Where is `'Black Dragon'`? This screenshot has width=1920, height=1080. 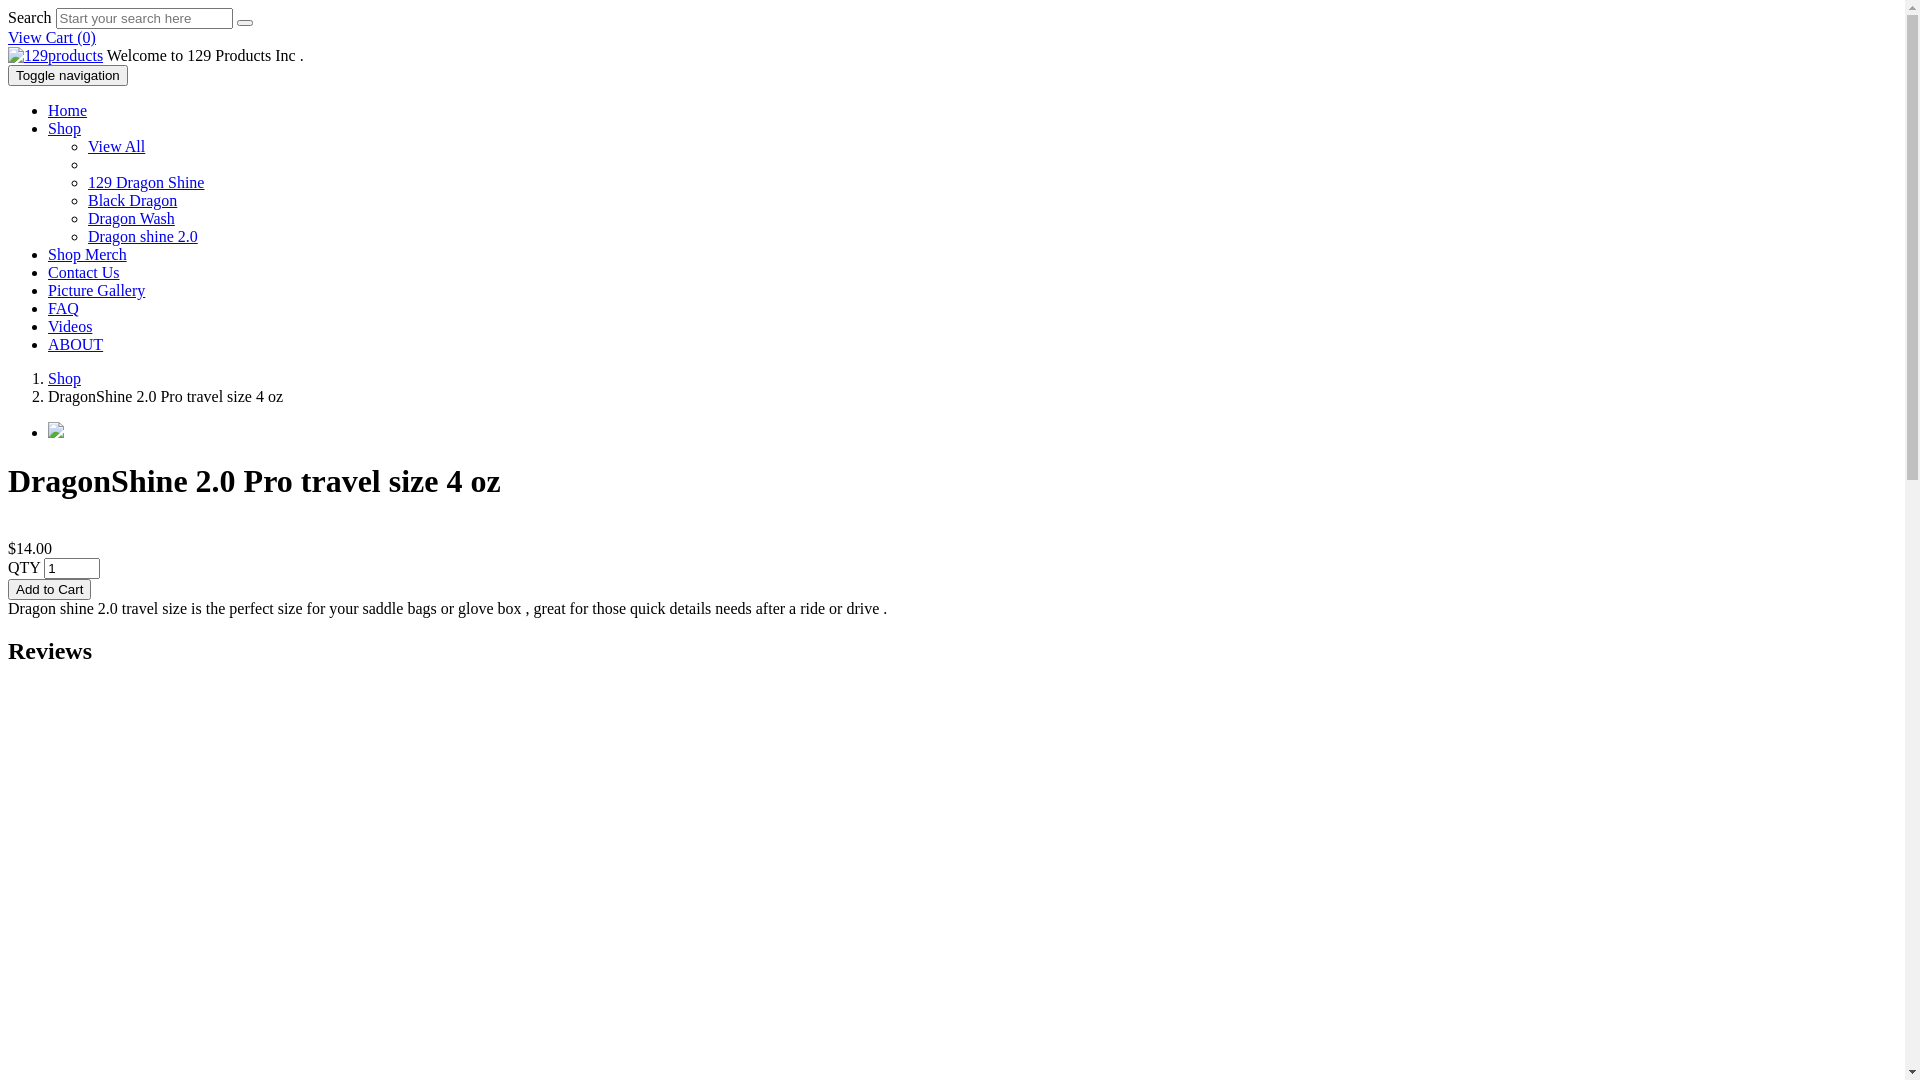 'Black Dragon' is located at coordinates (131, 200).